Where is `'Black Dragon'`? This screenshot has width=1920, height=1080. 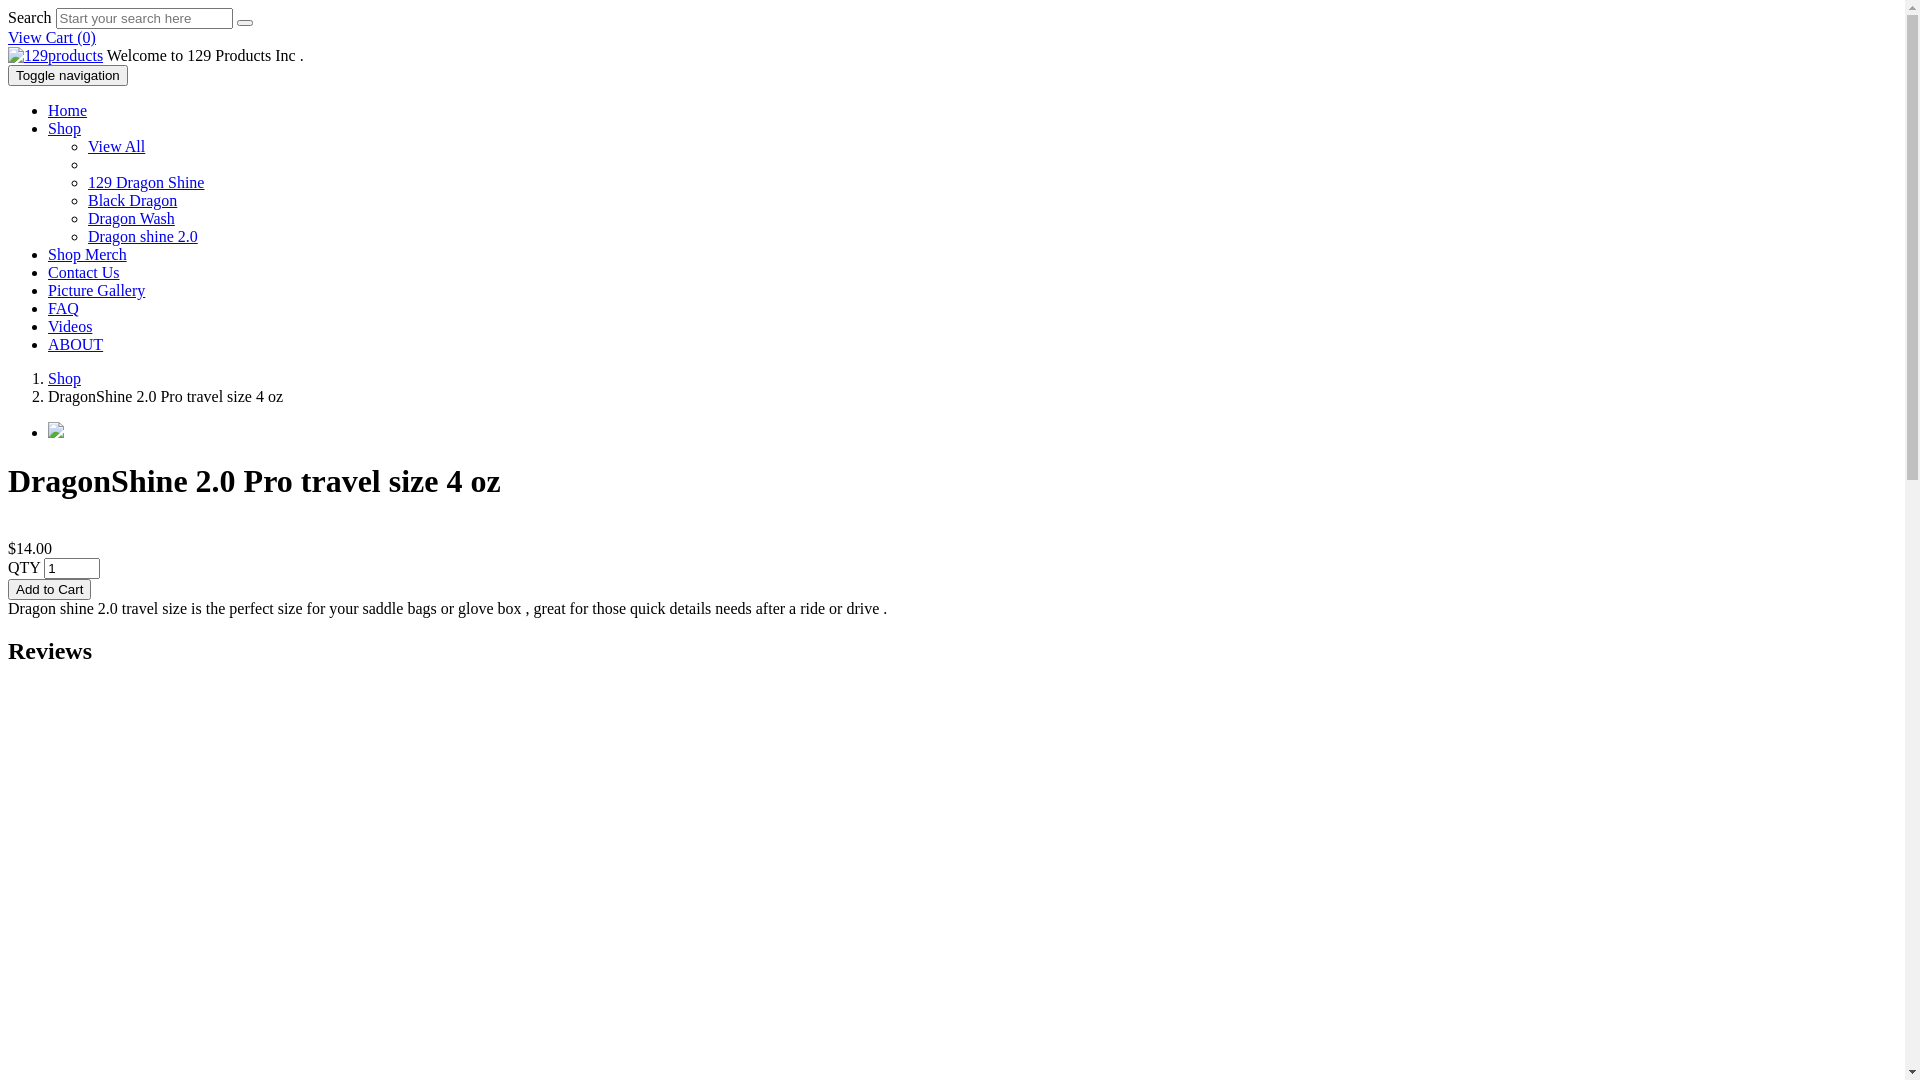 'Black Dragon' is located at coordinates (131, 200).